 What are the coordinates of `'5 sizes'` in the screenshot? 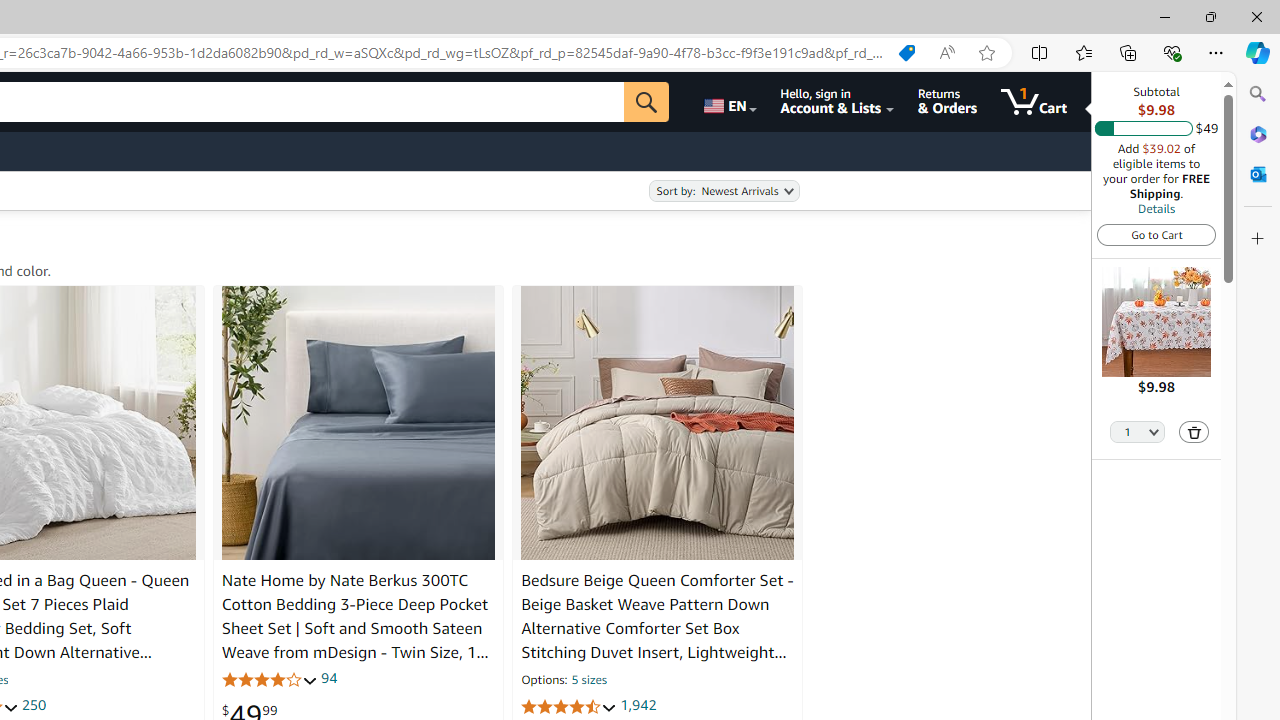 It's located at (587, 680).